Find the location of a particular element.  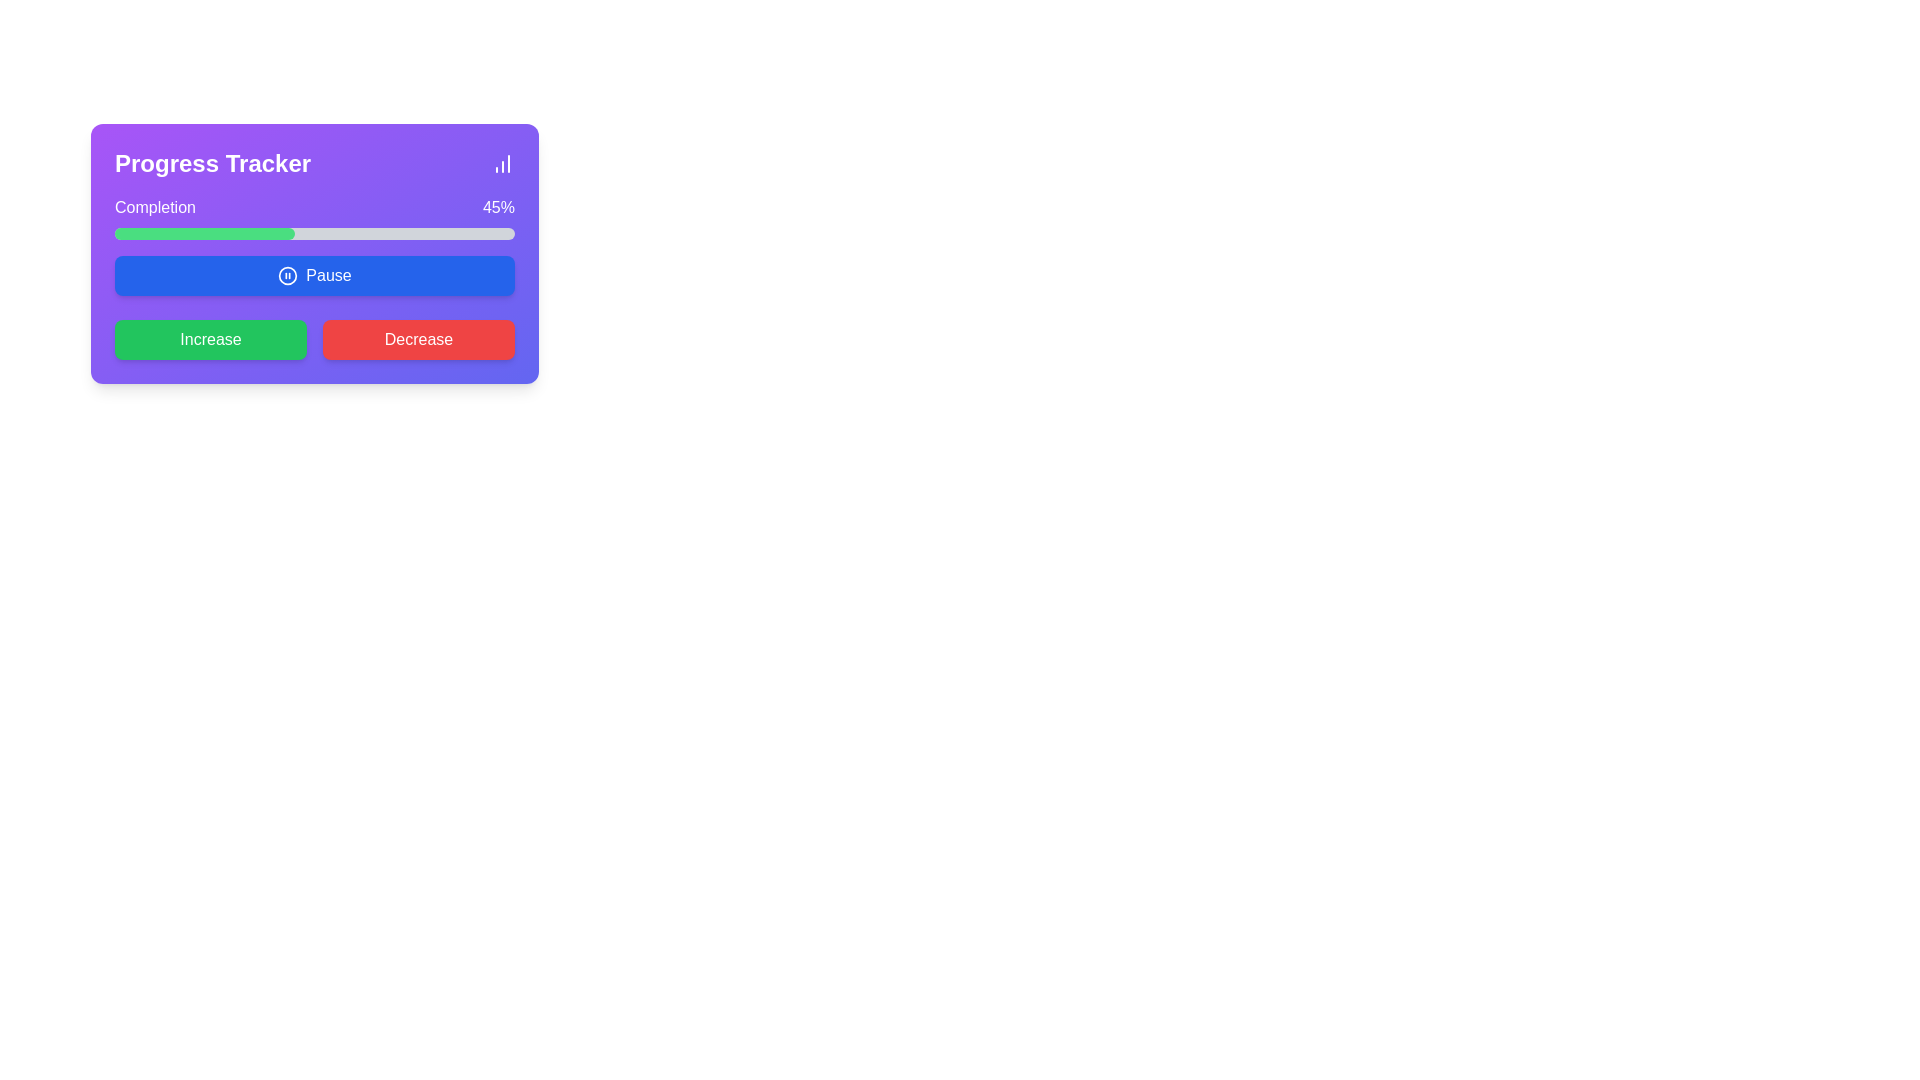

the horizontal progress bar indicating 45% completion, located below the 'Completion' label and above the 'Pause' button is located at coordinates (314, 233).